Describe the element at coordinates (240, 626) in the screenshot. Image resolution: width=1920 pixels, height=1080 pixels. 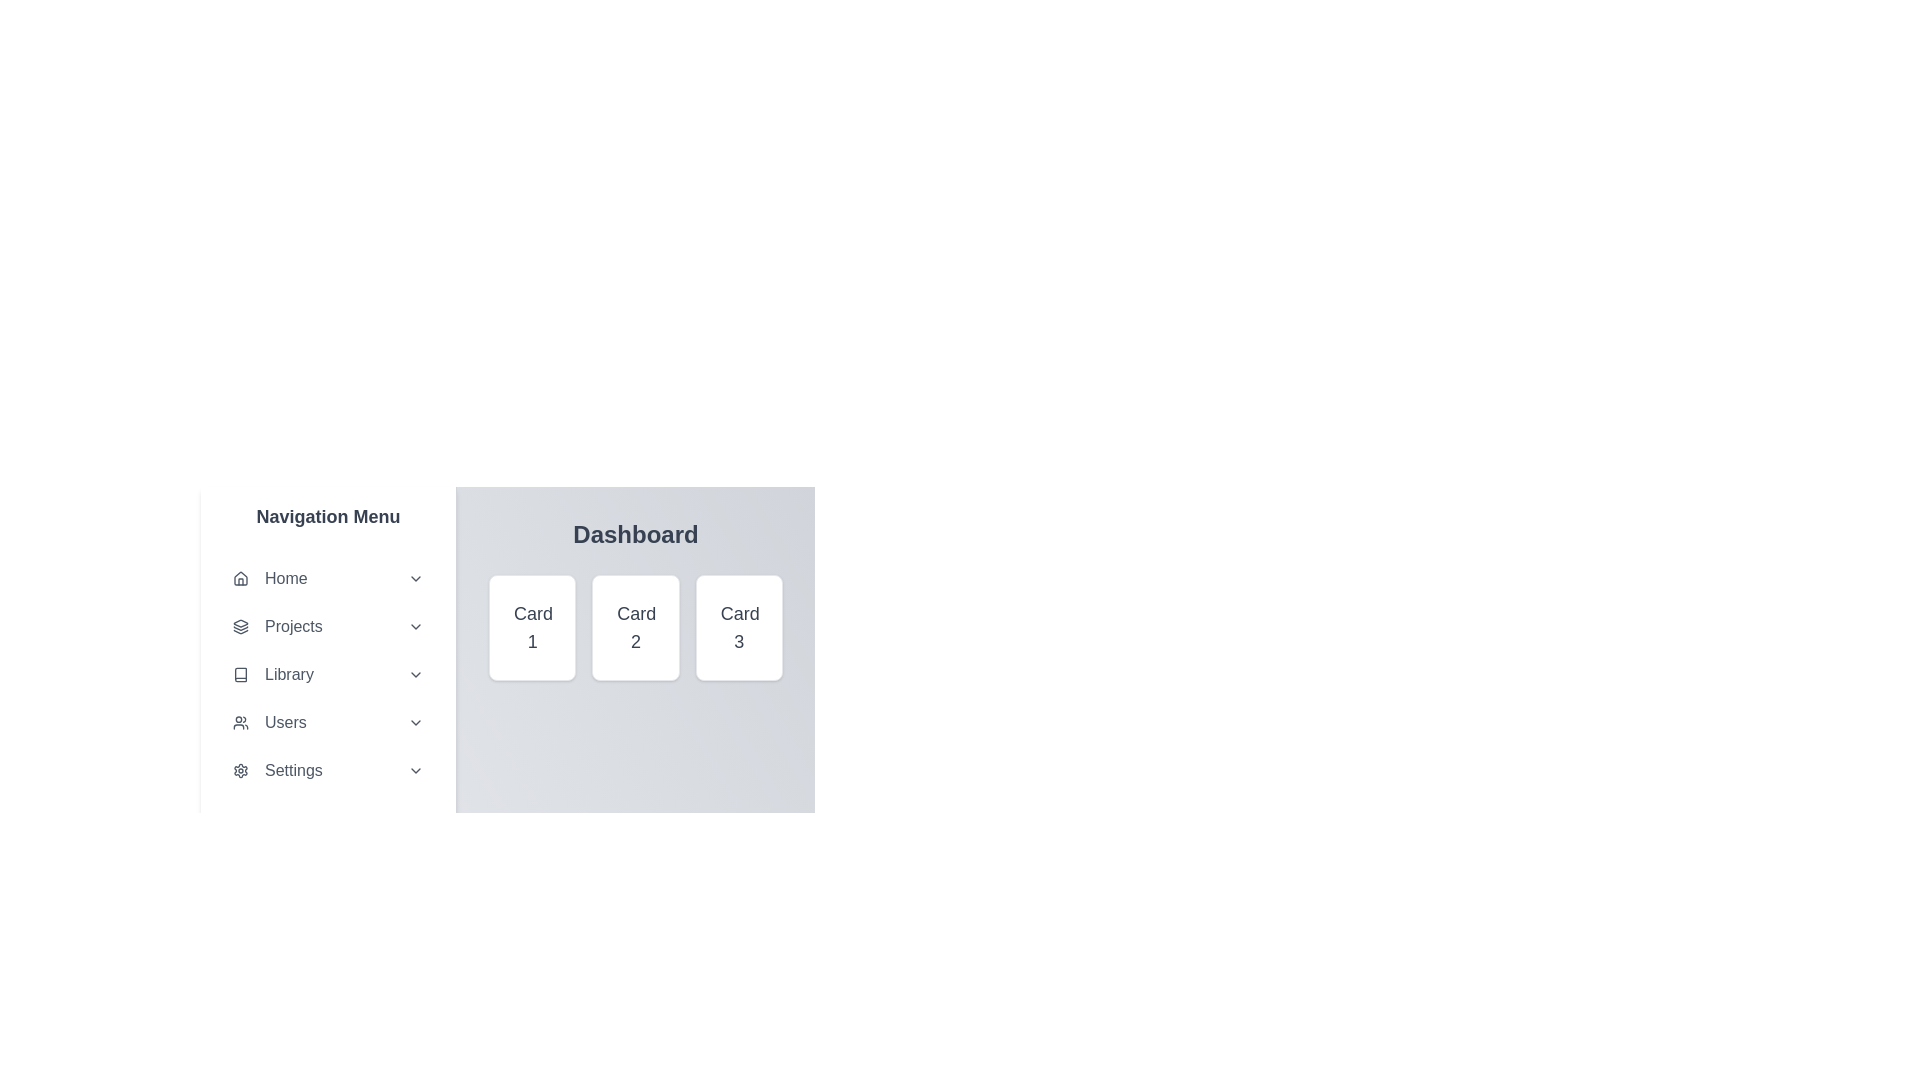
I see `the small layered icon located to the left of the text 'Projects' in the navigation menu` at that location.